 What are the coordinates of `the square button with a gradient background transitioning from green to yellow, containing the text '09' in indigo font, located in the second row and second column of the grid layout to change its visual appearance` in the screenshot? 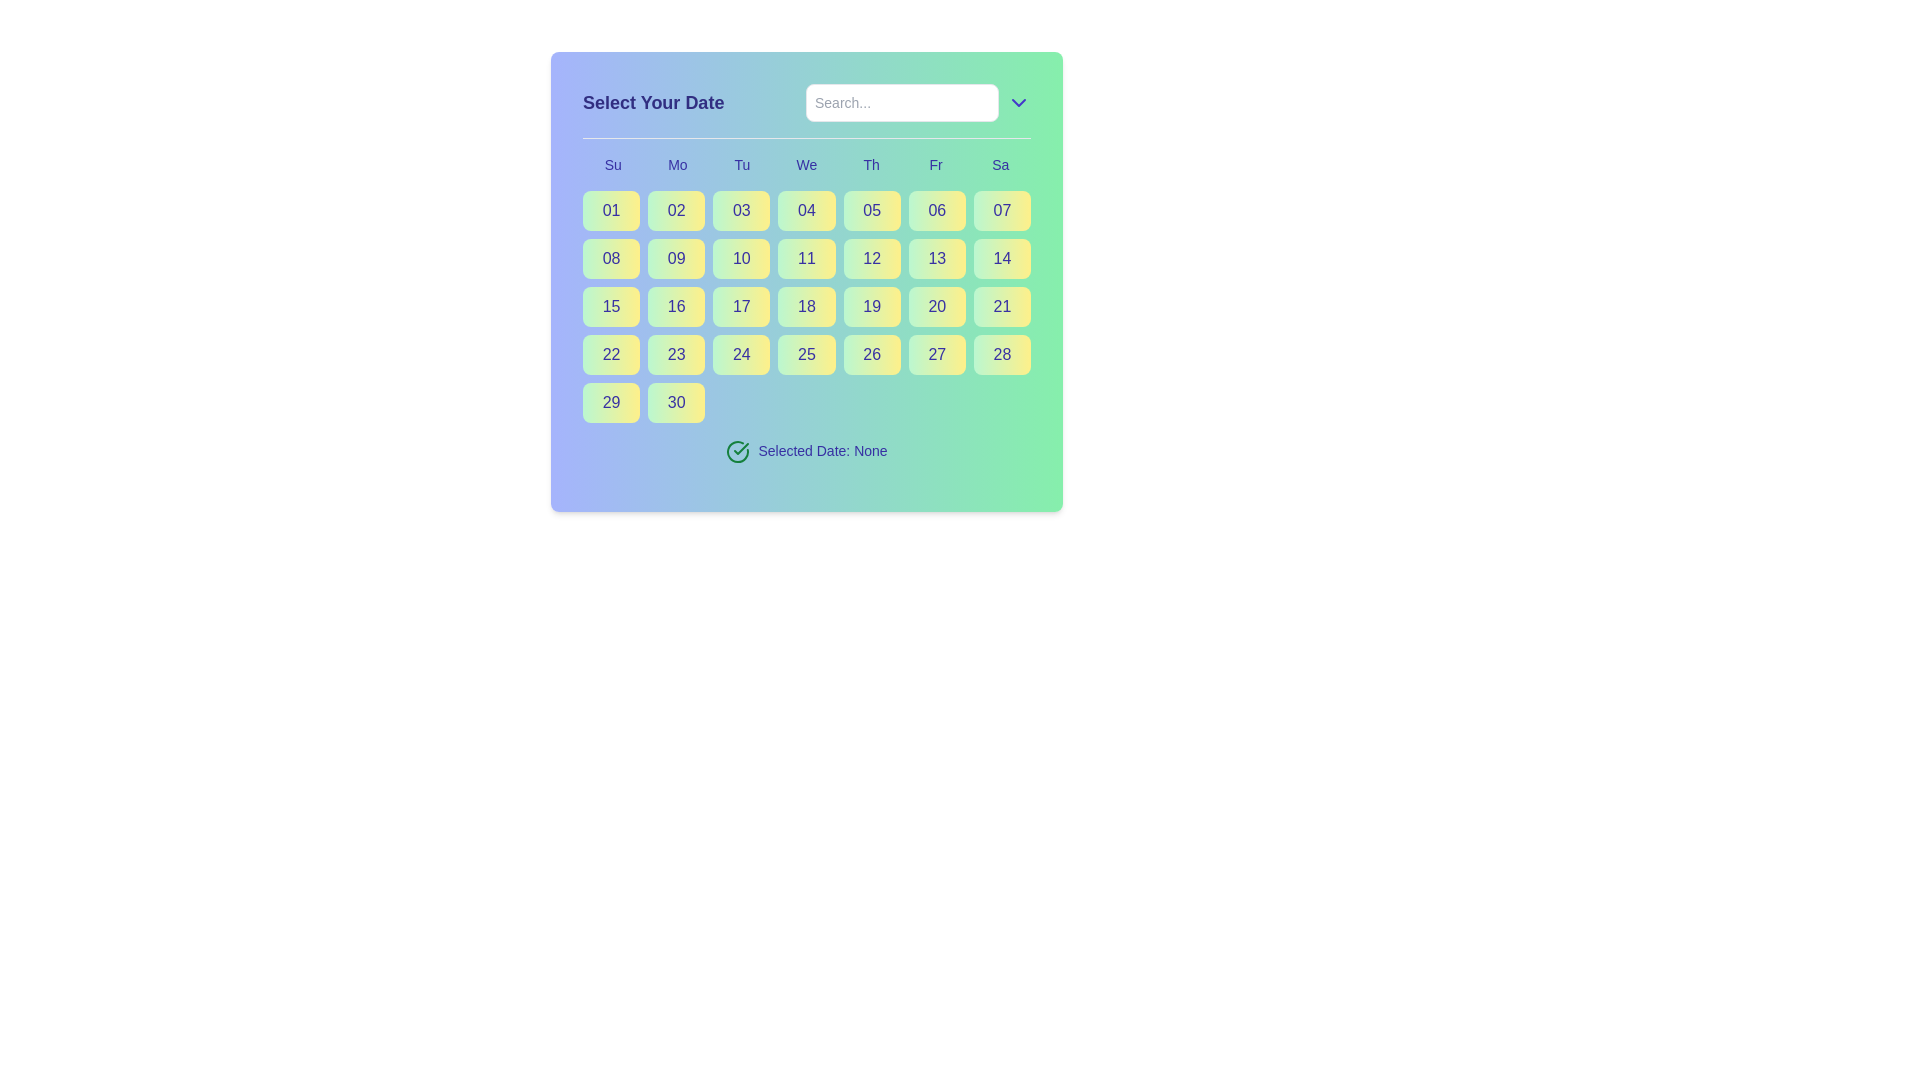 It's located at (676, 257).